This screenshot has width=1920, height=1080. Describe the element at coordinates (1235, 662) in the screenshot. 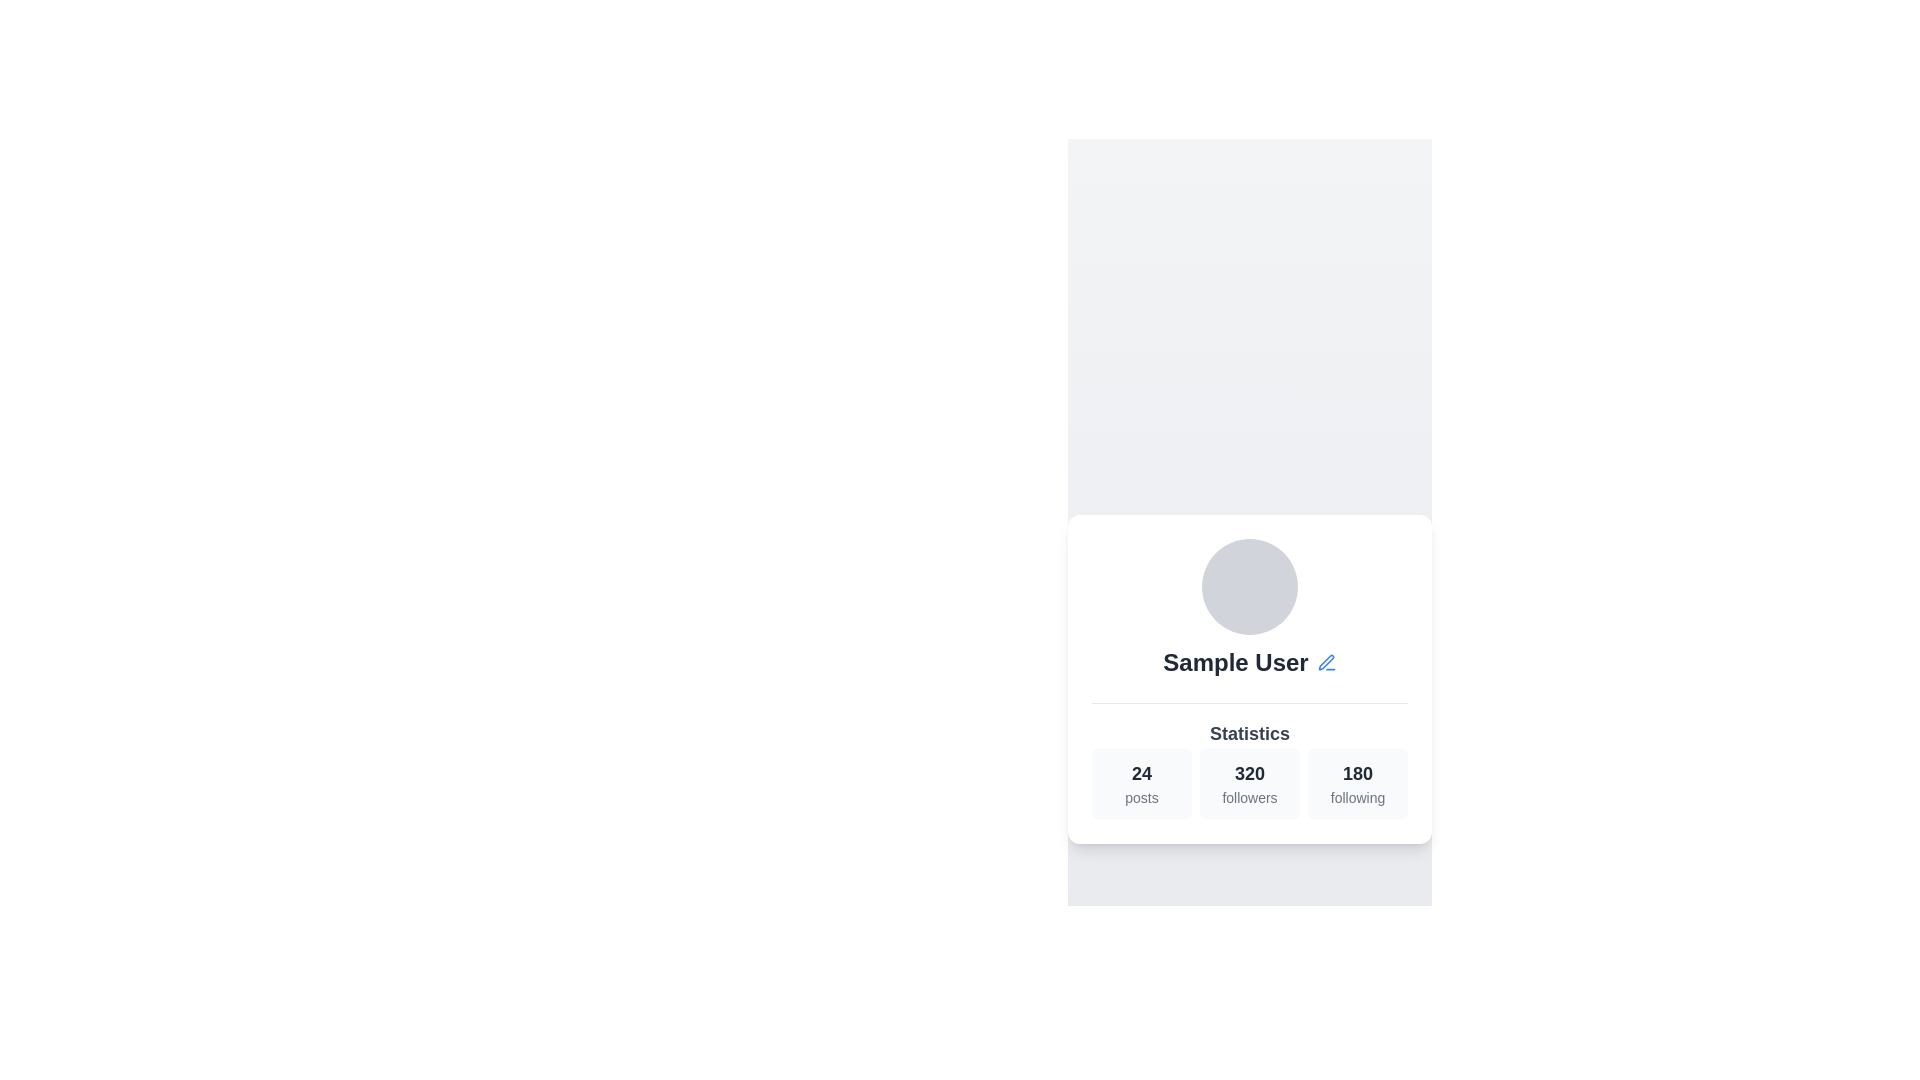

I see `the text label displaying 'Sample User', which is styled prominently with a bold font and large size, located centrally within the profile card layout beneath the avatar icon` at that location.